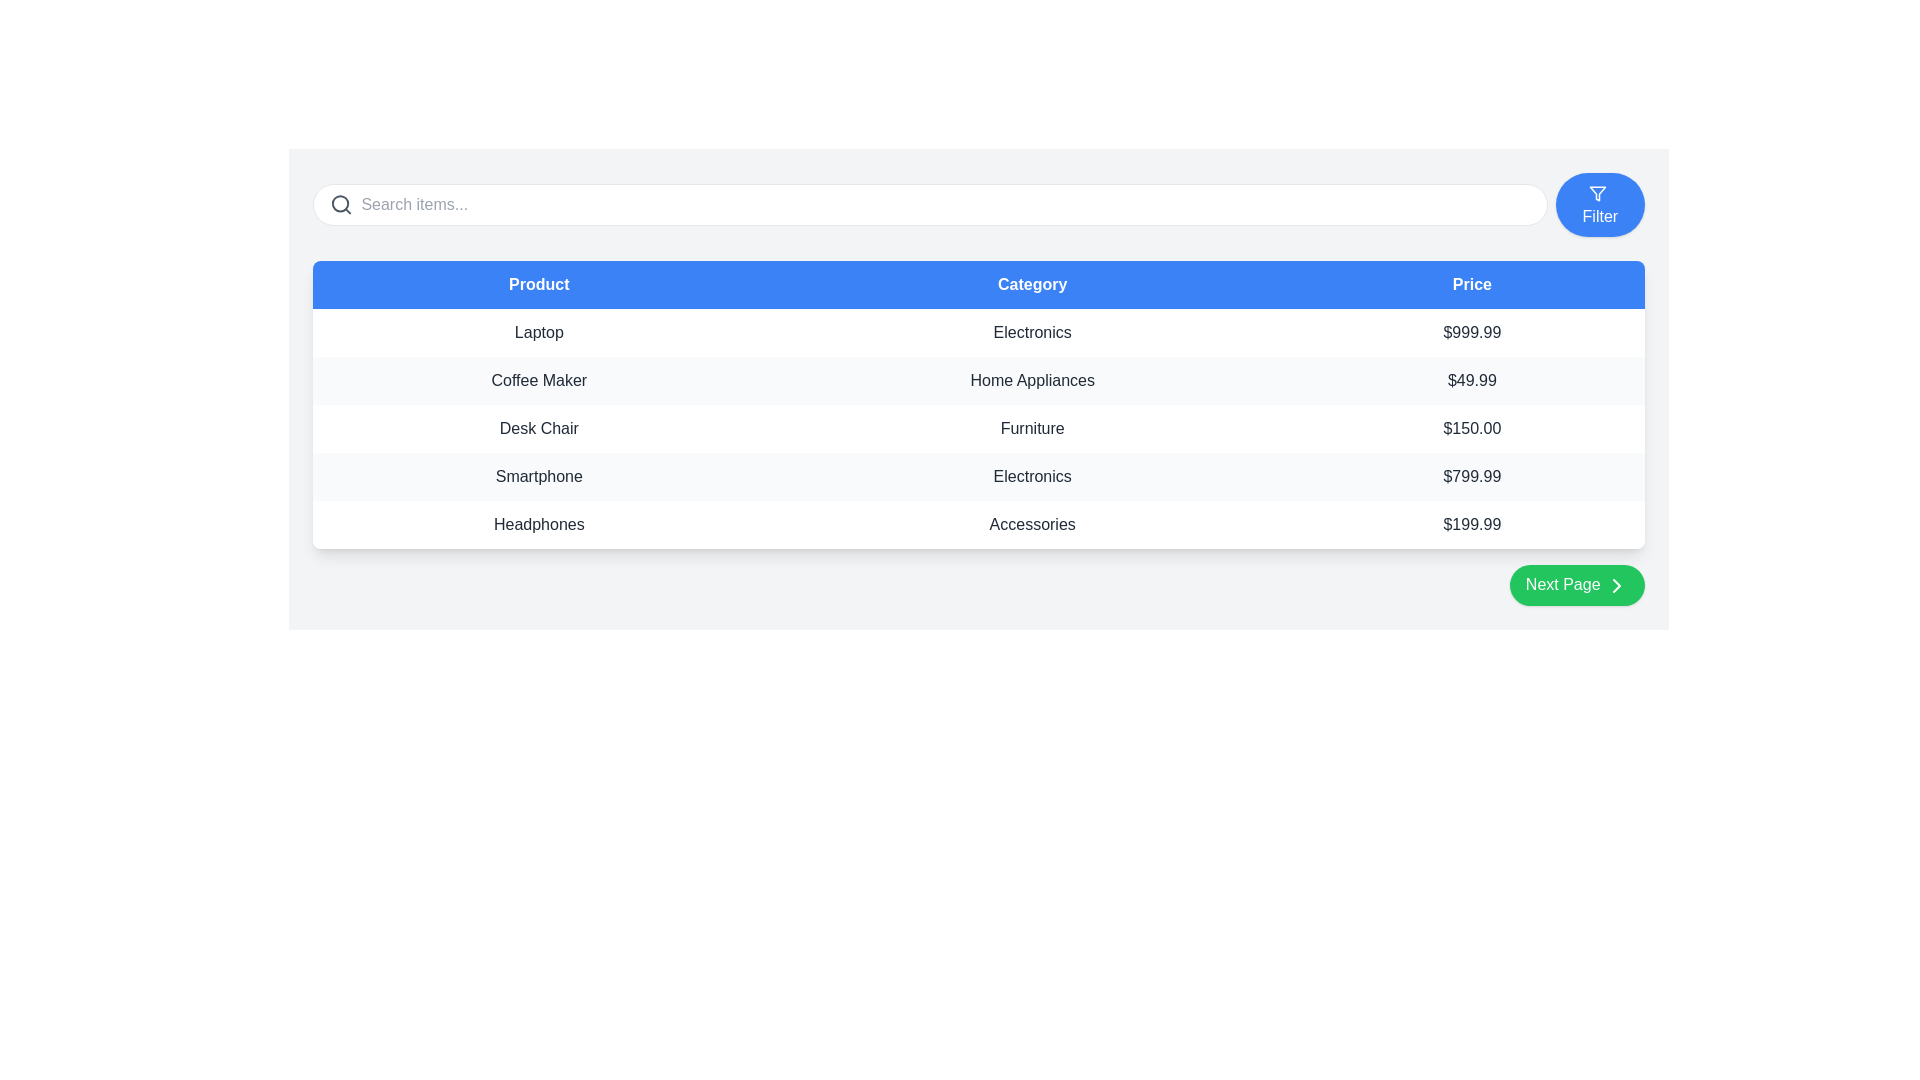  I want to click on the static text element displaying the price '$150.00' for the 'Desk Chair' located in the third row of the table under the 'Price' column, so click(1472, 427).